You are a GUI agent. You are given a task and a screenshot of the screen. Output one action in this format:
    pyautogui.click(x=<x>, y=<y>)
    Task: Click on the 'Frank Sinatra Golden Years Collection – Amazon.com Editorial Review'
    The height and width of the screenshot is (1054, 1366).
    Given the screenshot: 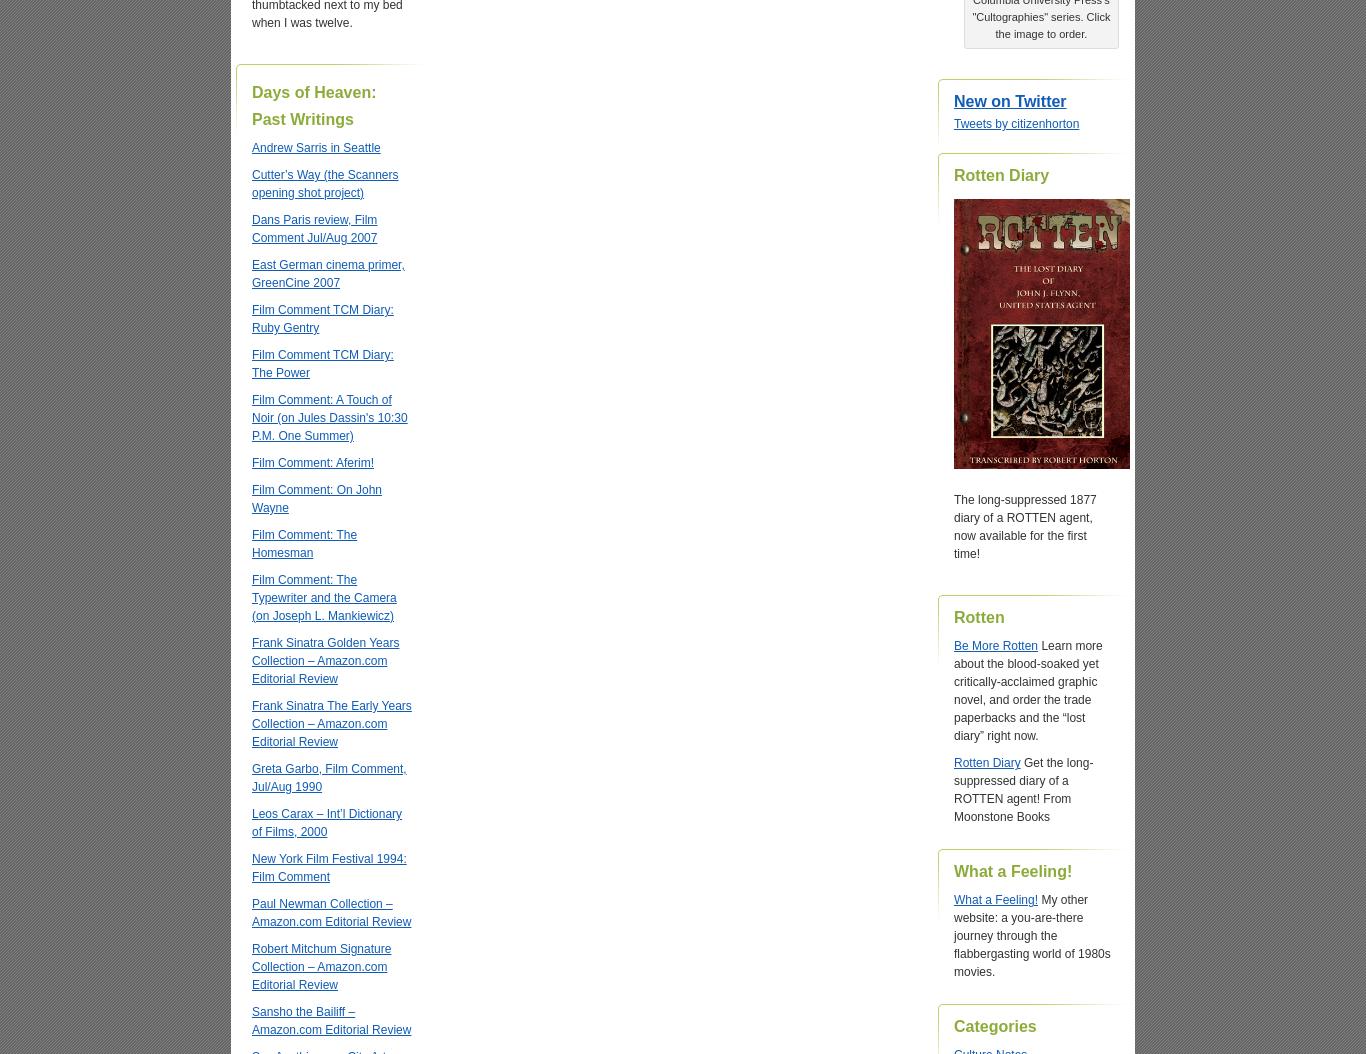 What is the action you would take?
    pyautogui.click(x=325, y=660)
    